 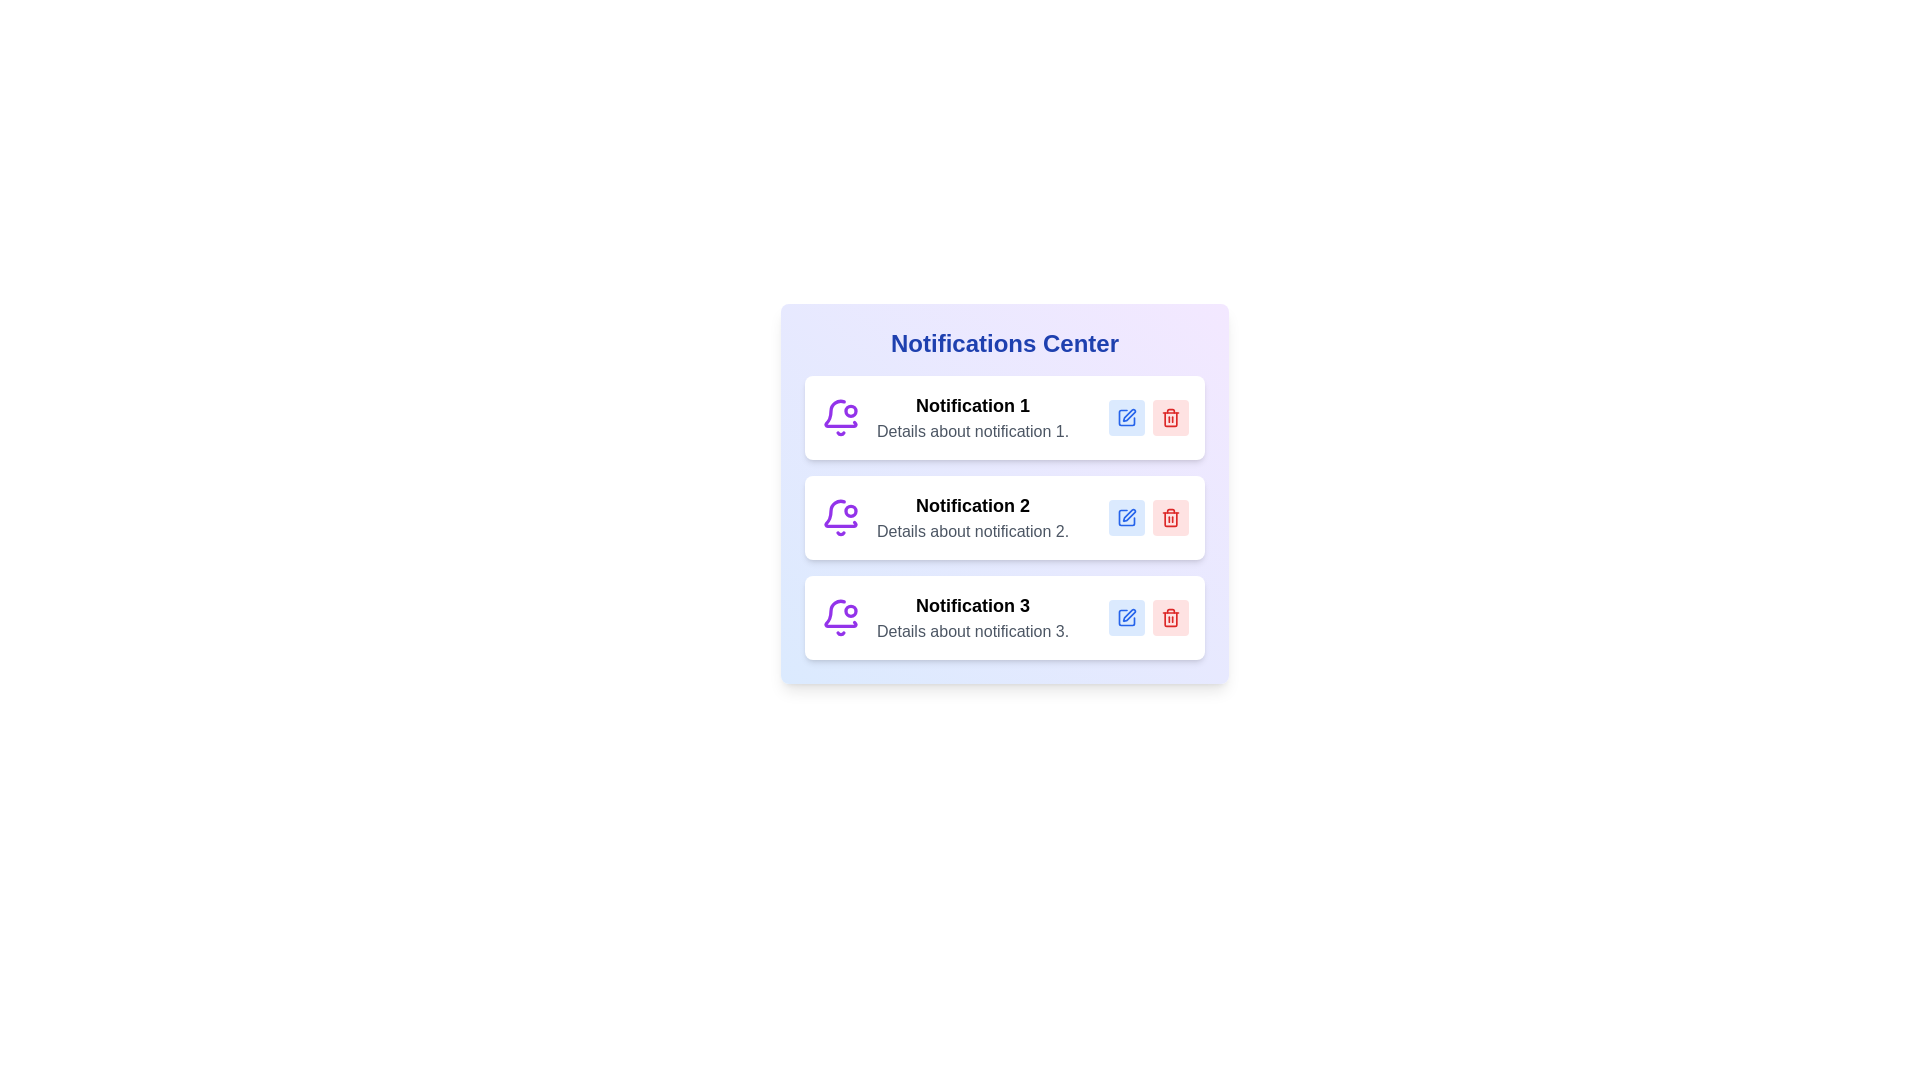 What do you see at coordinates (1127, 516) in the screenshot?
I see `the blue edit icon located on the right side of the second notification entry in the notification center to possibly see a tooltip` at bounding box center [1127, 516].